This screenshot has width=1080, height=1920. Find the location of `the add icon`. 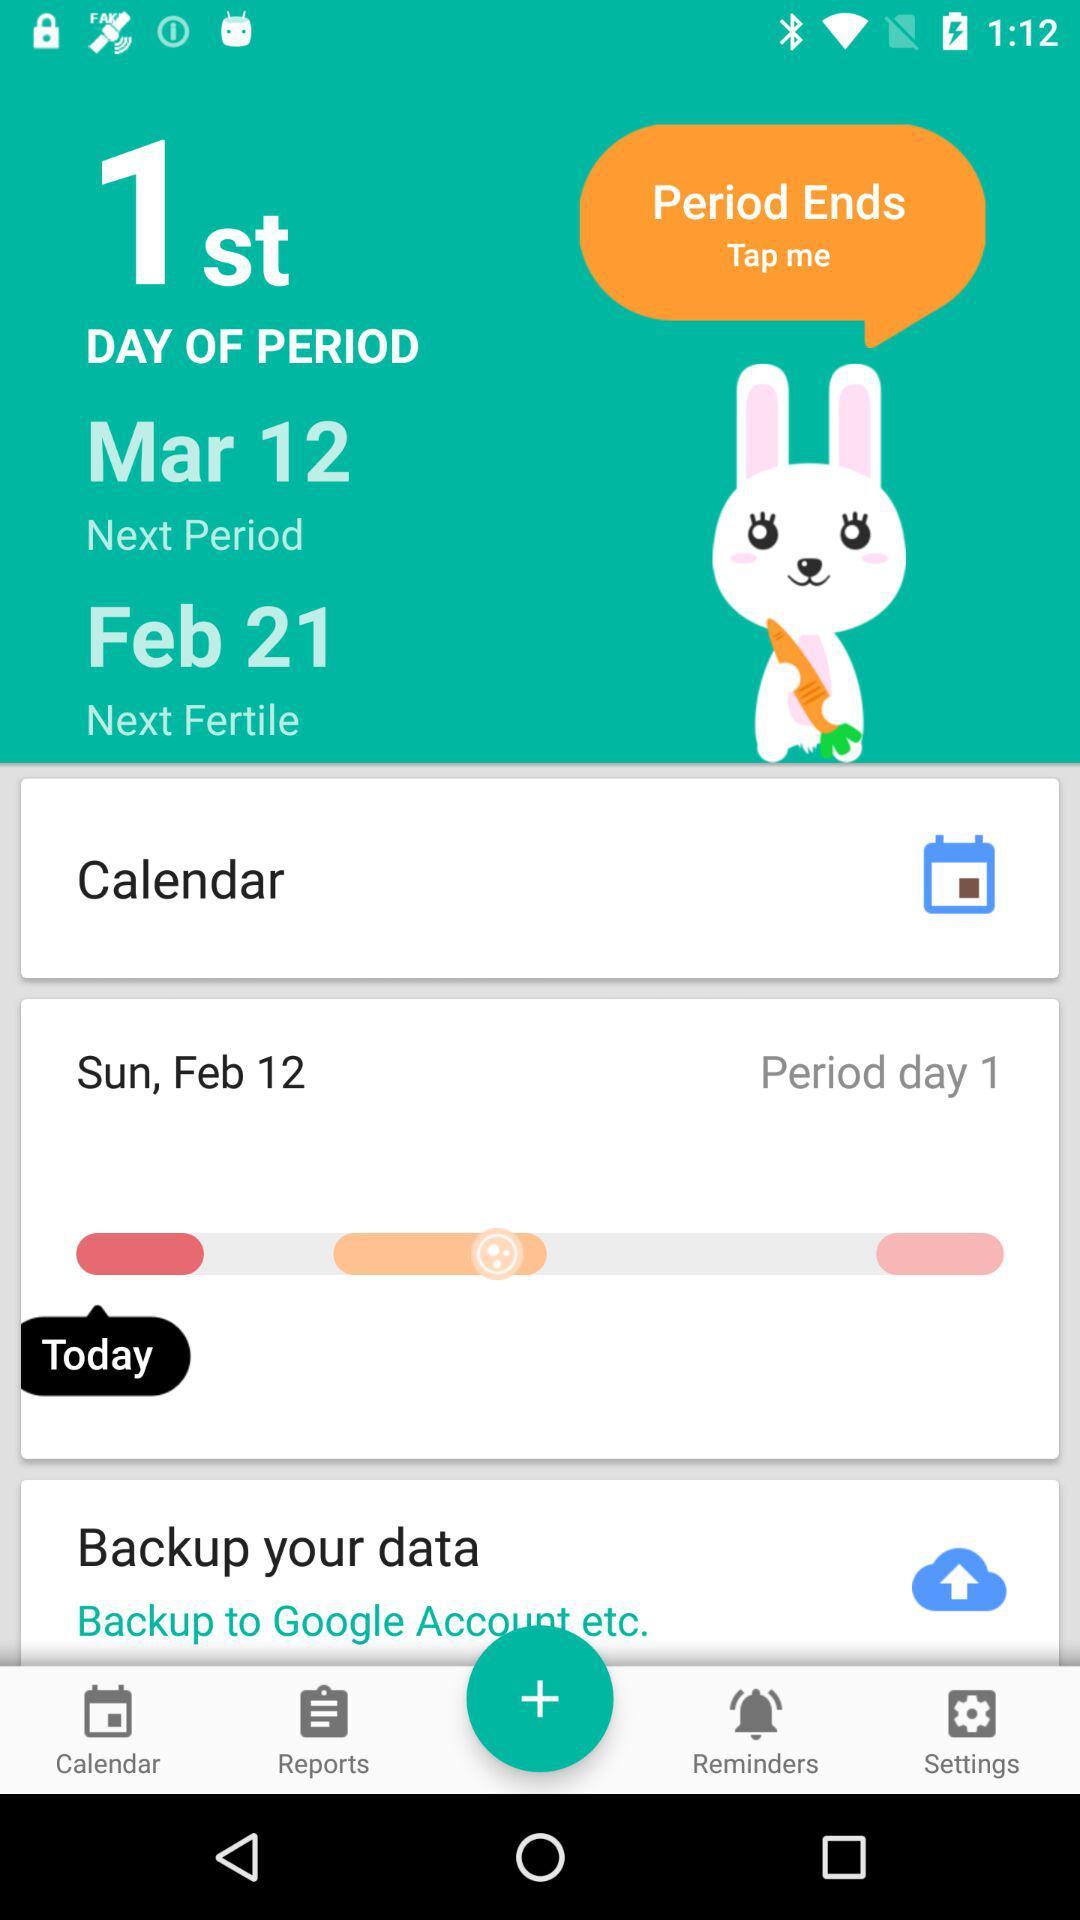

the add icon is located at coordinates (540, 1697).